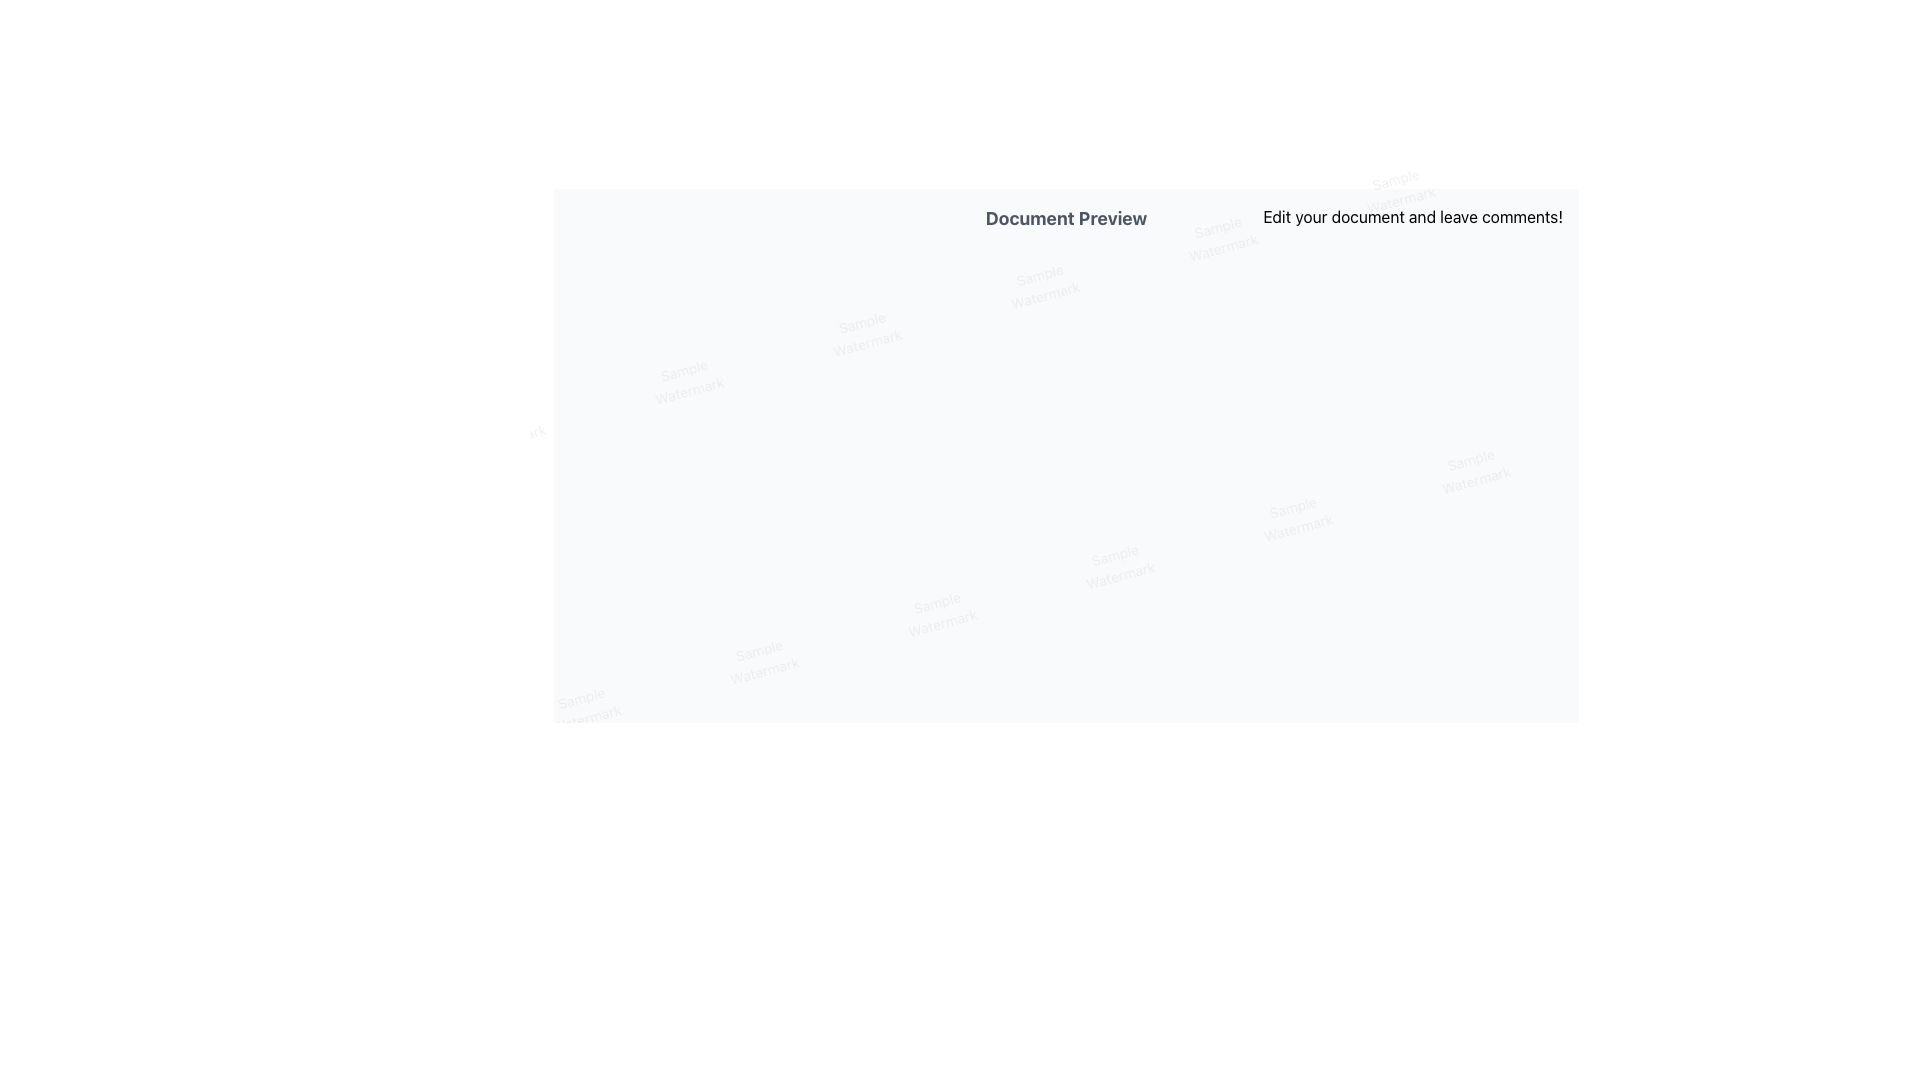 This screenshot has width=1920, height=1080. What do you see at coordinates (1412, 216) in the screenshot?
I see `the text label that reads 'Edit your document and leave comments!', prominently styled in black font on a white background, located in the upper-right corner of the interface` at bounding box center [1412, 216].